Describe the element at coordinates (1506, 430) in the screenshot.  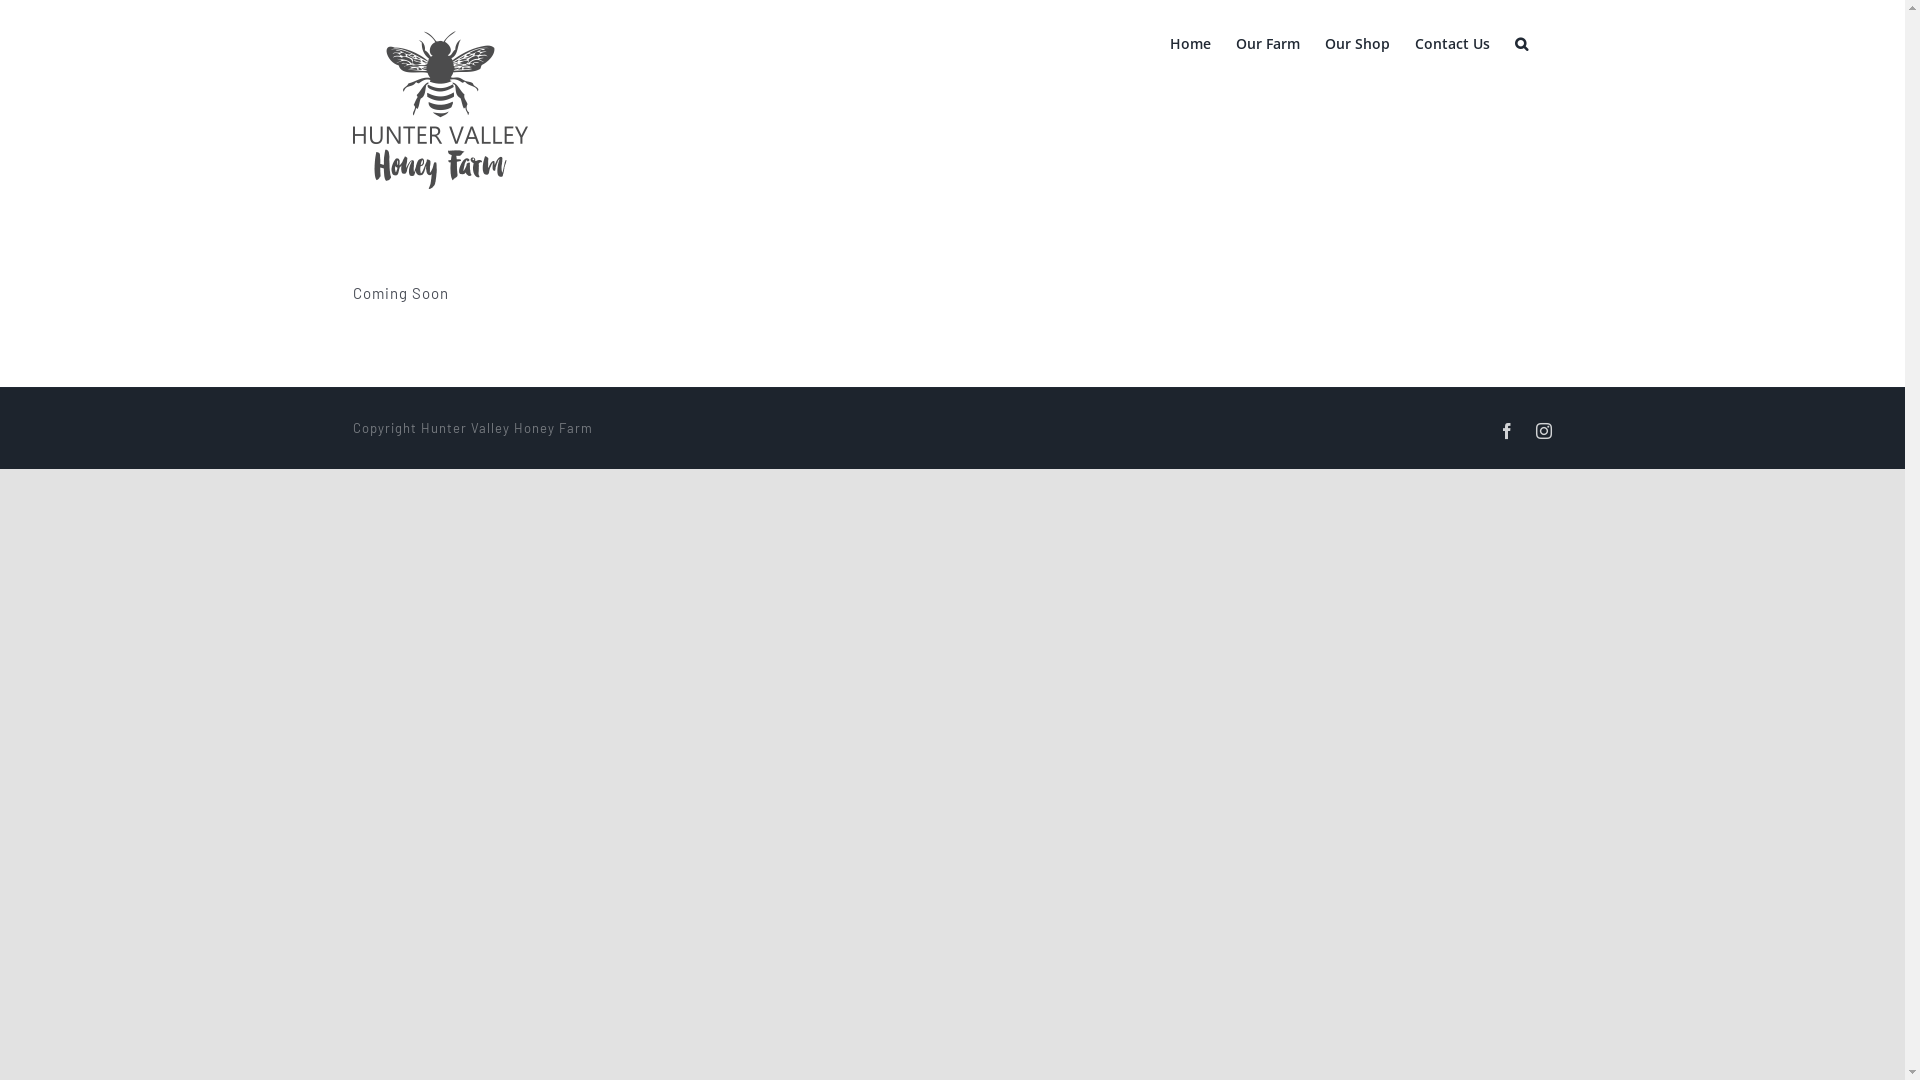
I see `'Facebook'` at that location.